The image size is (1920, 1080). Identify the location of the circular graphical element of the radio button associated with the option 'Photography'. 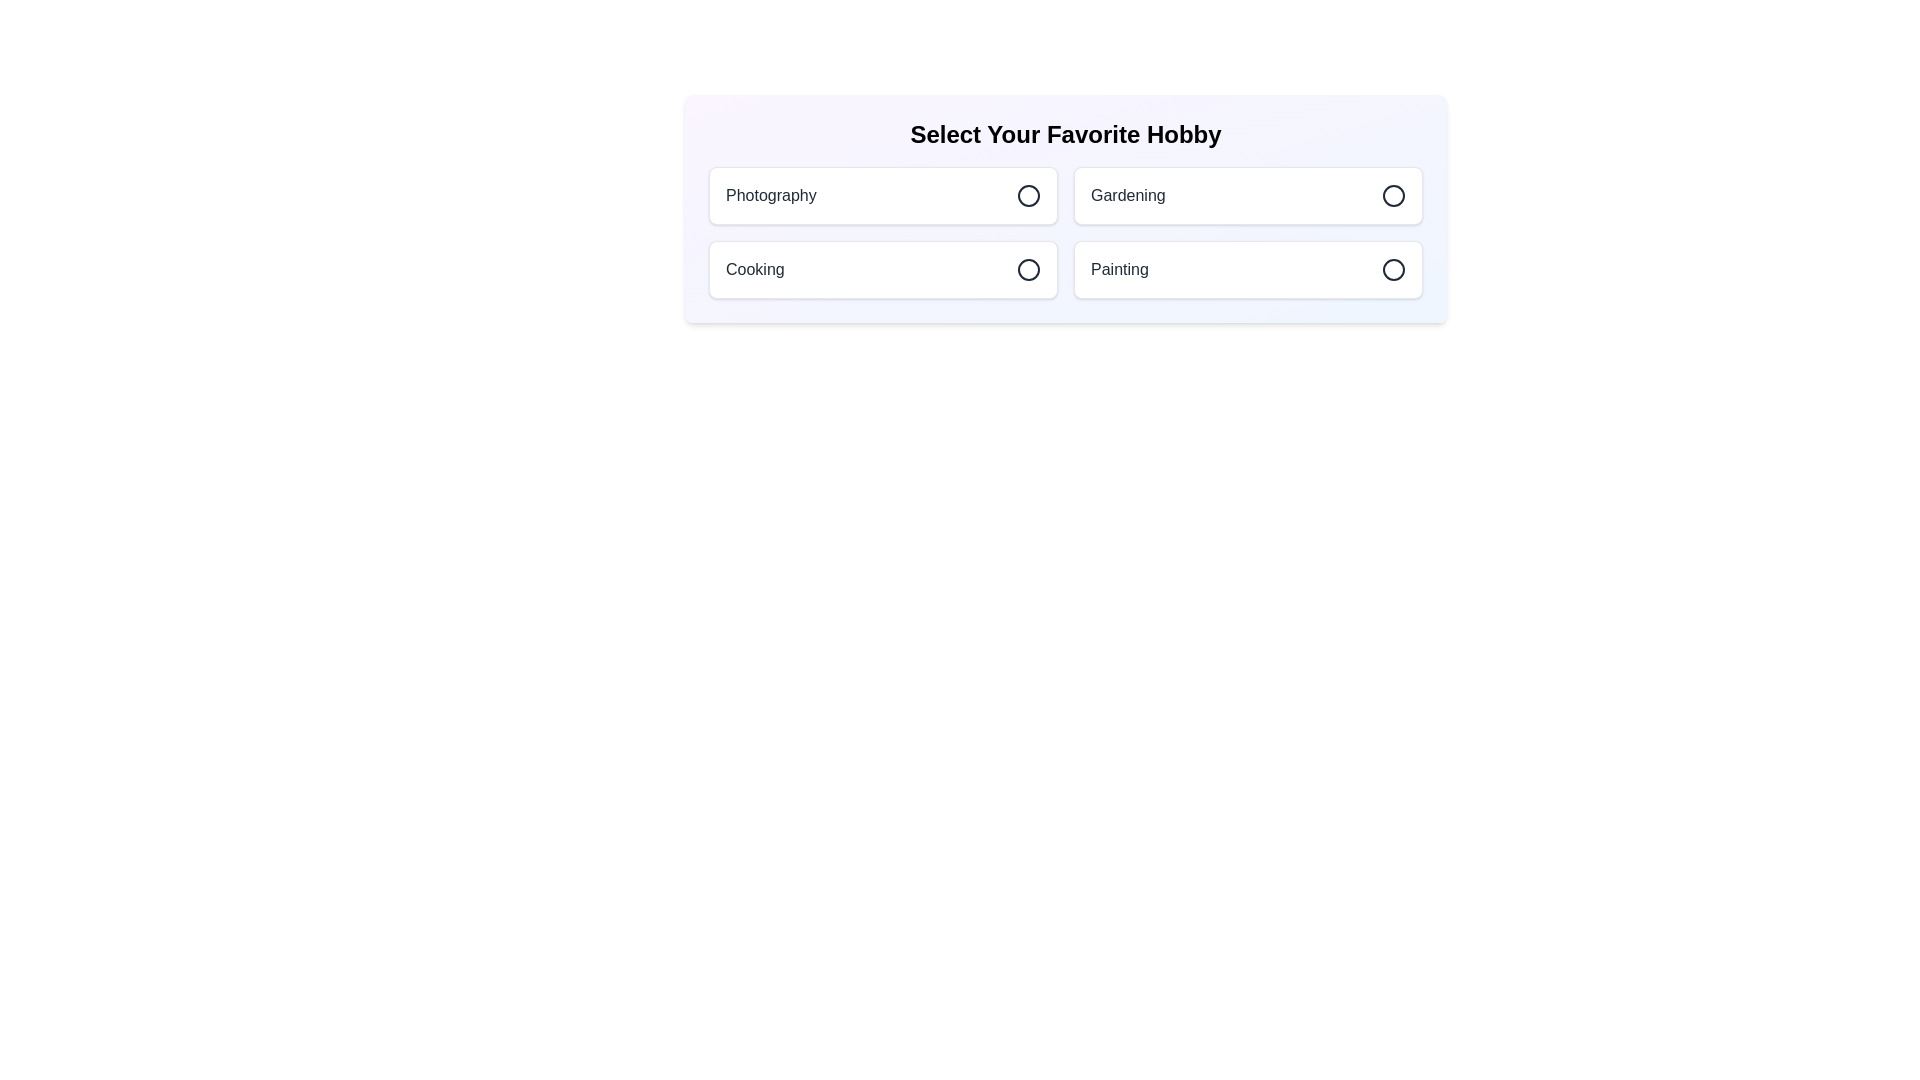
(1028, 196).